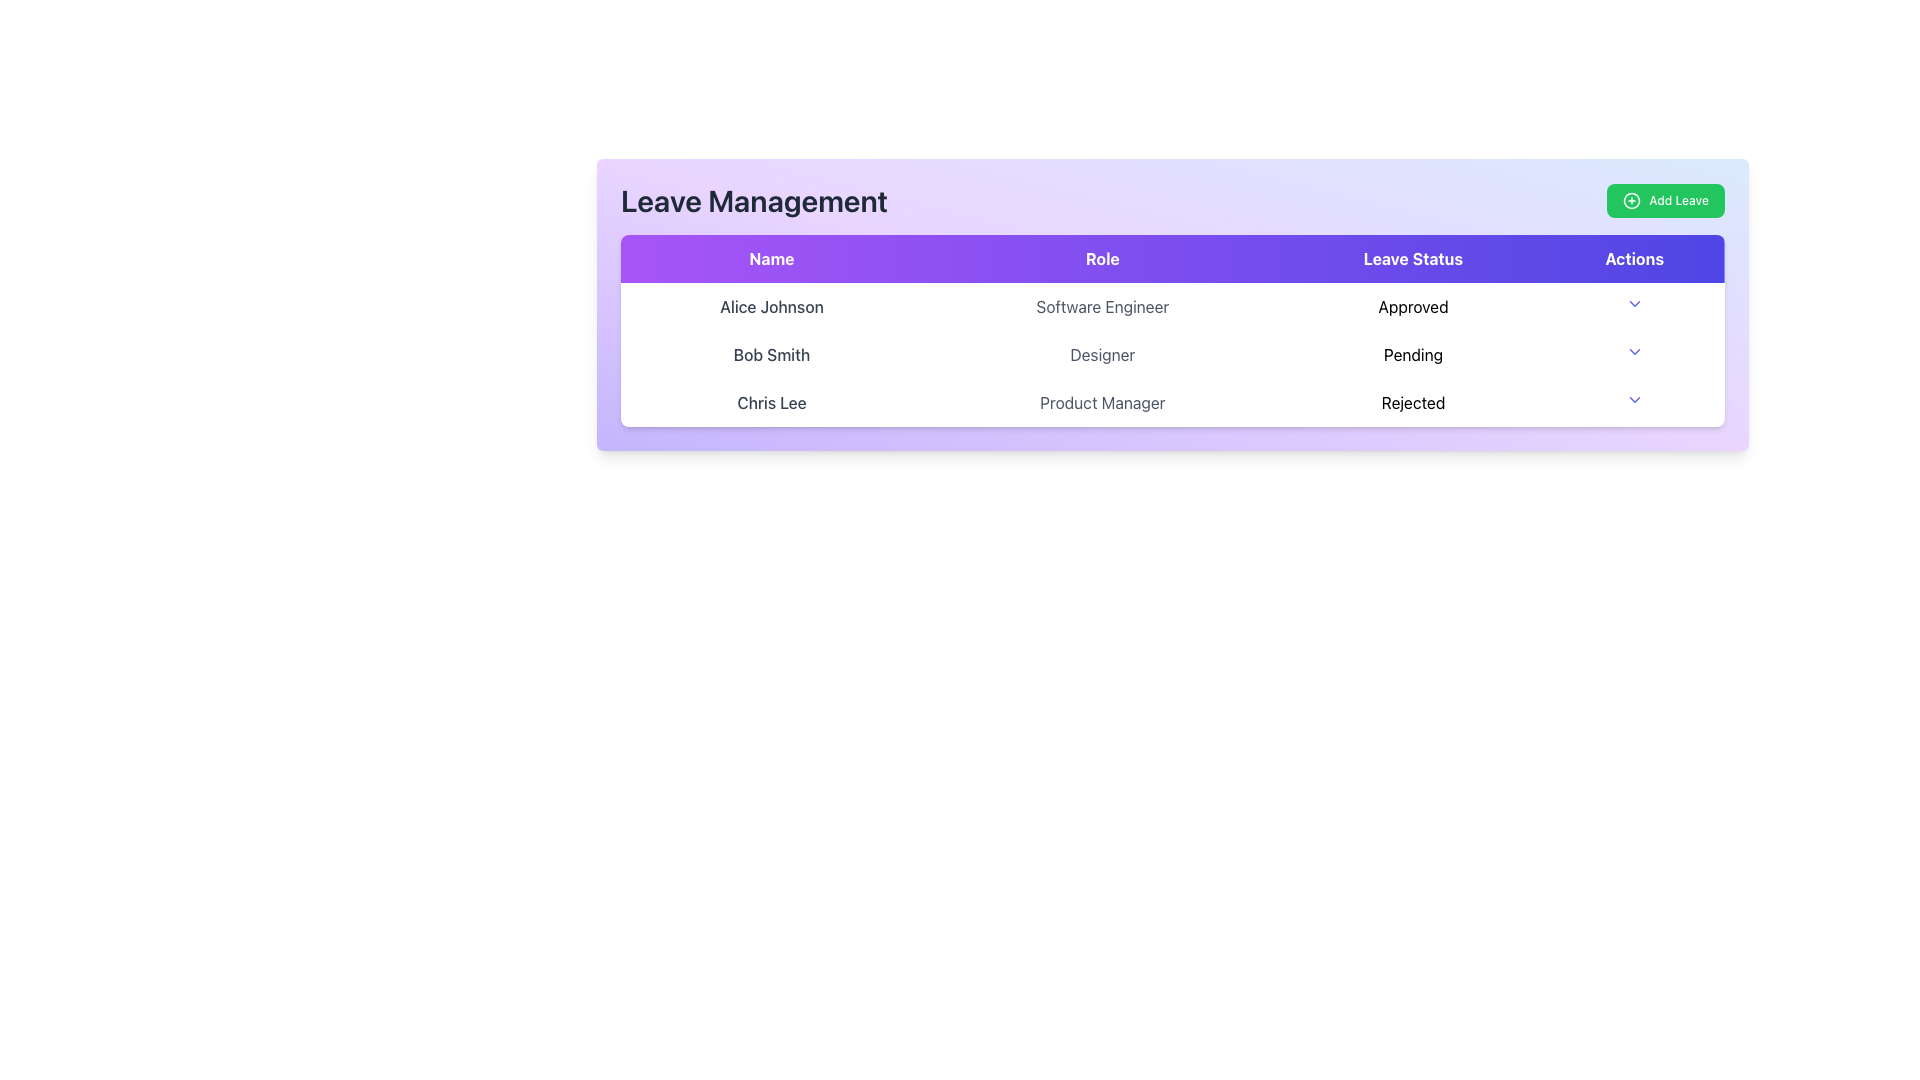 The width and height of the screenshot is (1920, 1080). Describe the element at coordinates (1632, 200) in the screenshot. I see `the central decorative circle element of the 'Add Leave' button, which is a transparent circle with a radius of 10 units located at the top-right corner of the interface` at that location.